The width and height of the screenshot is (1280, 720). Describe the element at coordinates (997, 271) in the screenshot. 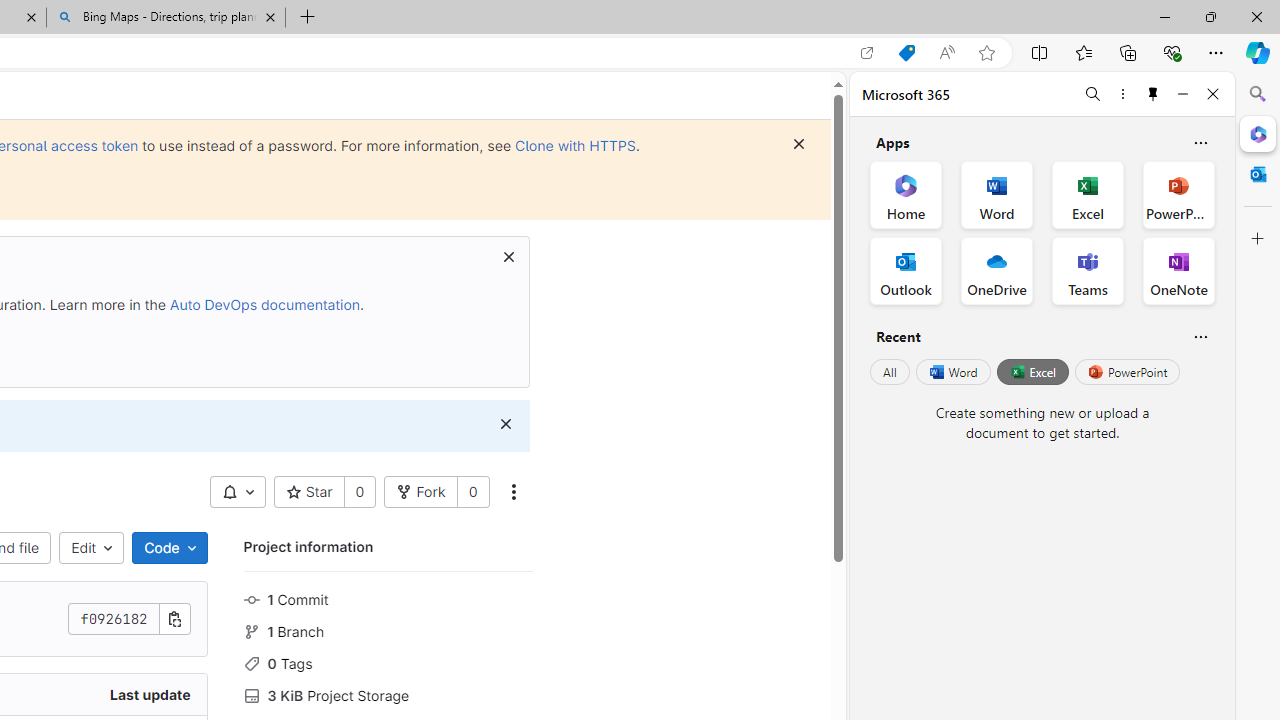

I see `'OneDrive Office App'` at that location.